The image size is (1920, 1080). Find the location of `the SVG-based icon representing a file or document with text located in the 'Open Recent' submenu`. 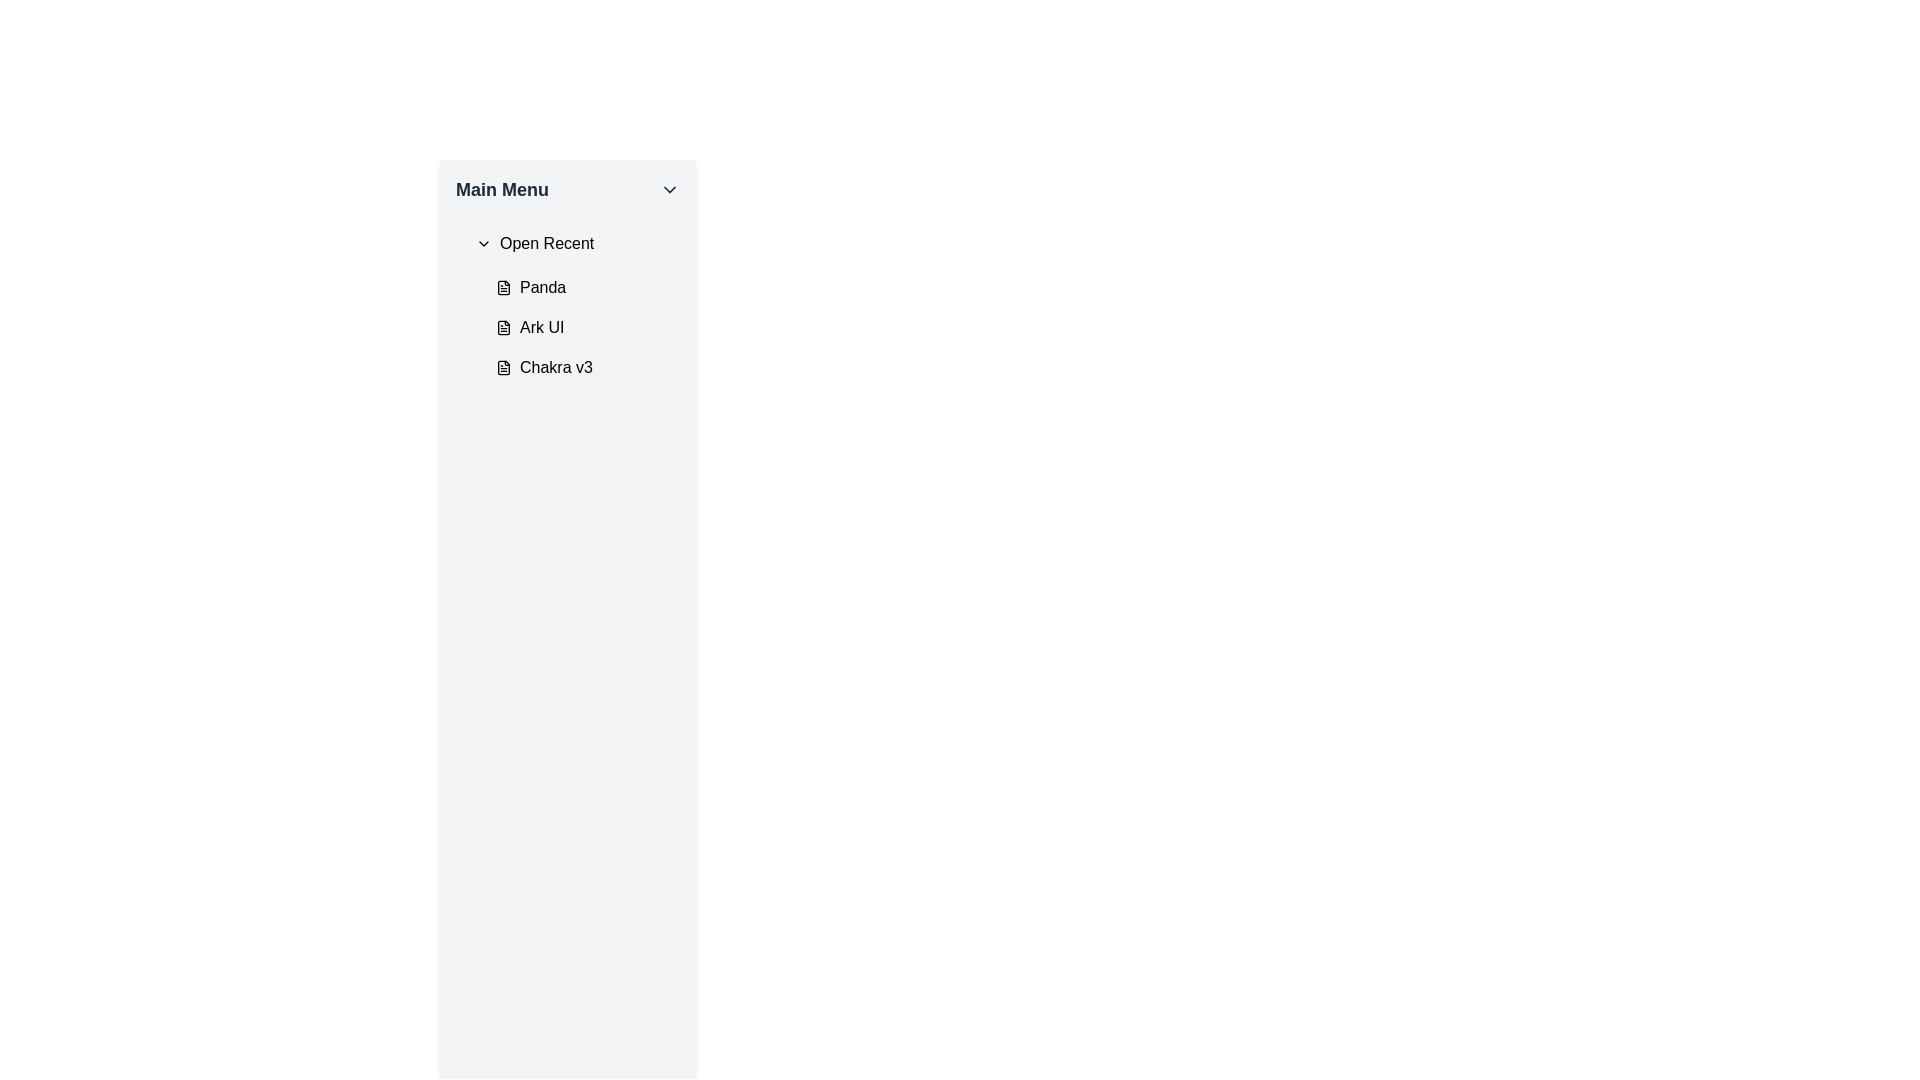

the SVG-based icon representing a file or document with text located in the 'Open Recent' submenu is located at coordinates (504, 367).